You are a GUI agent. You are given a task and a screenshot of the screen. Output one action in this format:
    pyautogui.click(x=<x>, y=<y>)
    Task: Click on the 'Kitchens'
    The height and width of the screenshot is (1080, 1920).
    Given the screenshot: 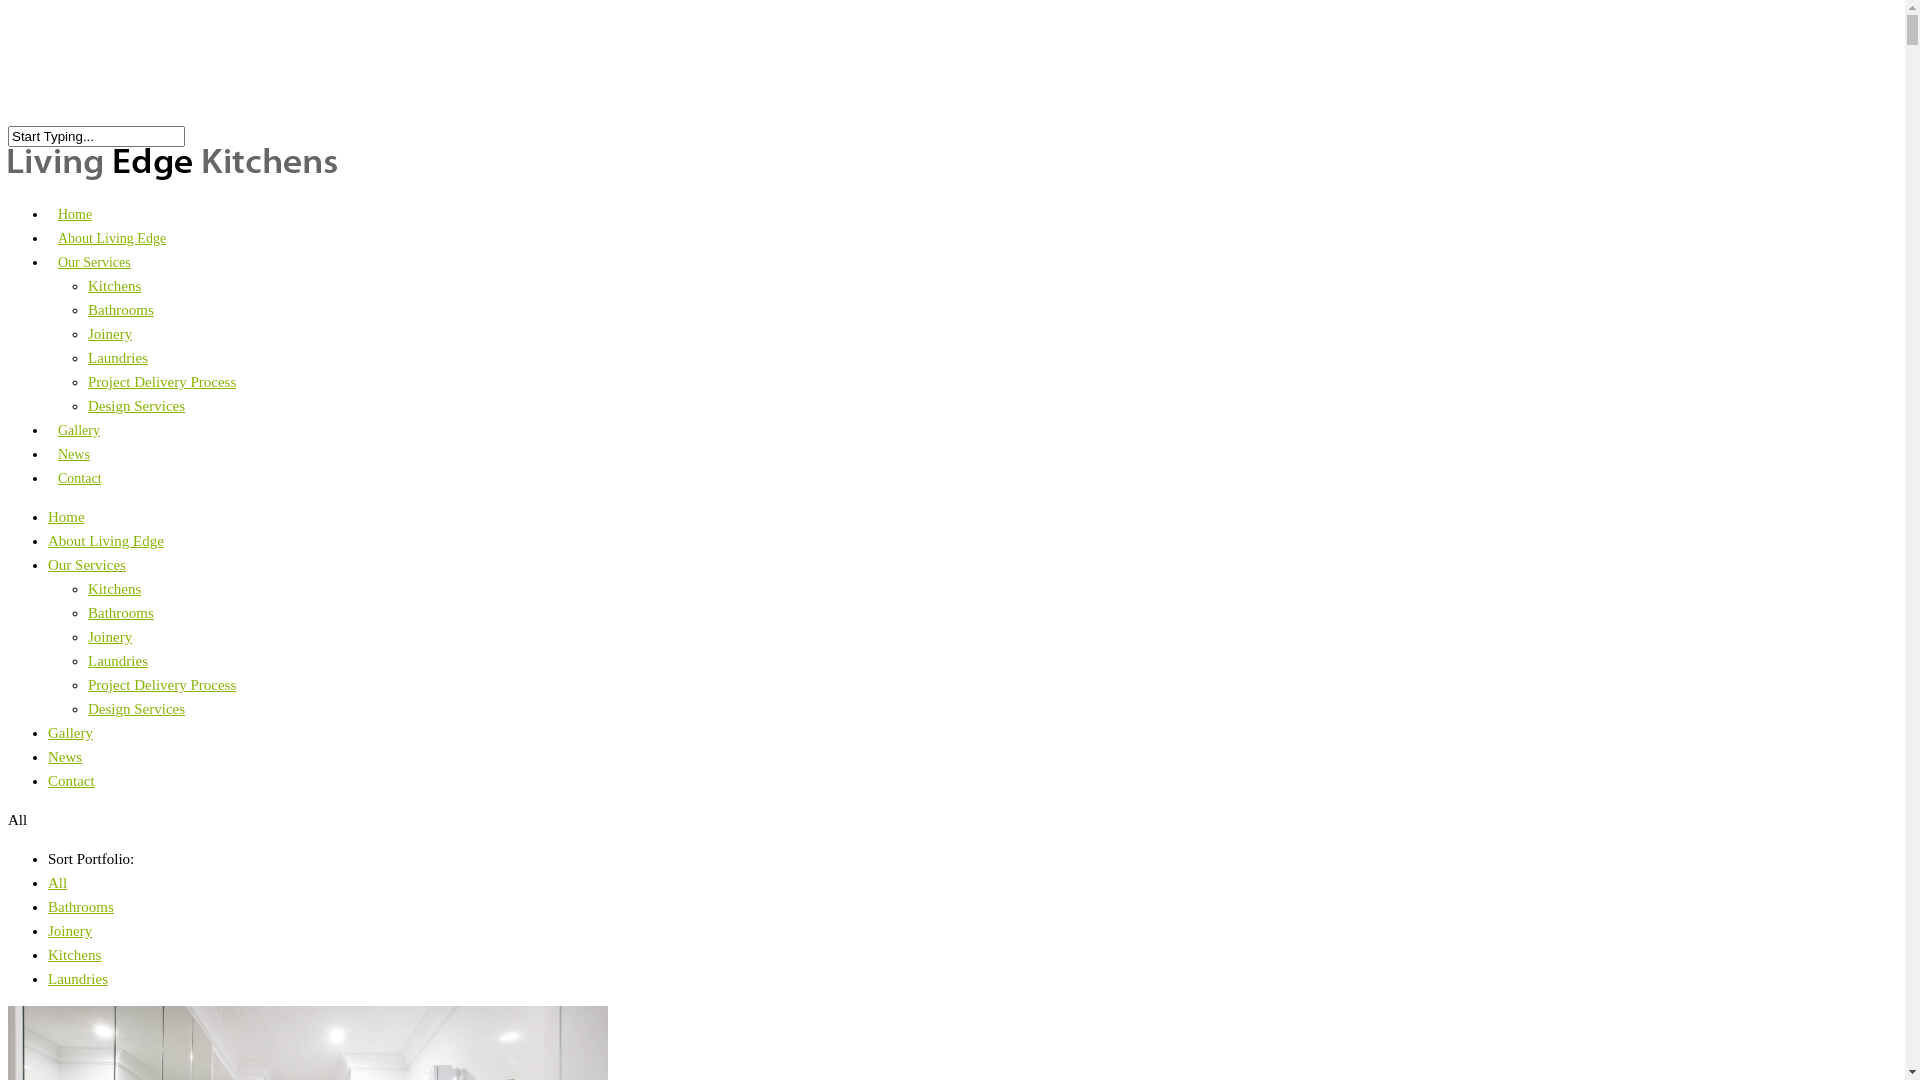 What is the action you would take?
    pyautogui.click(x=113, y=285)
    